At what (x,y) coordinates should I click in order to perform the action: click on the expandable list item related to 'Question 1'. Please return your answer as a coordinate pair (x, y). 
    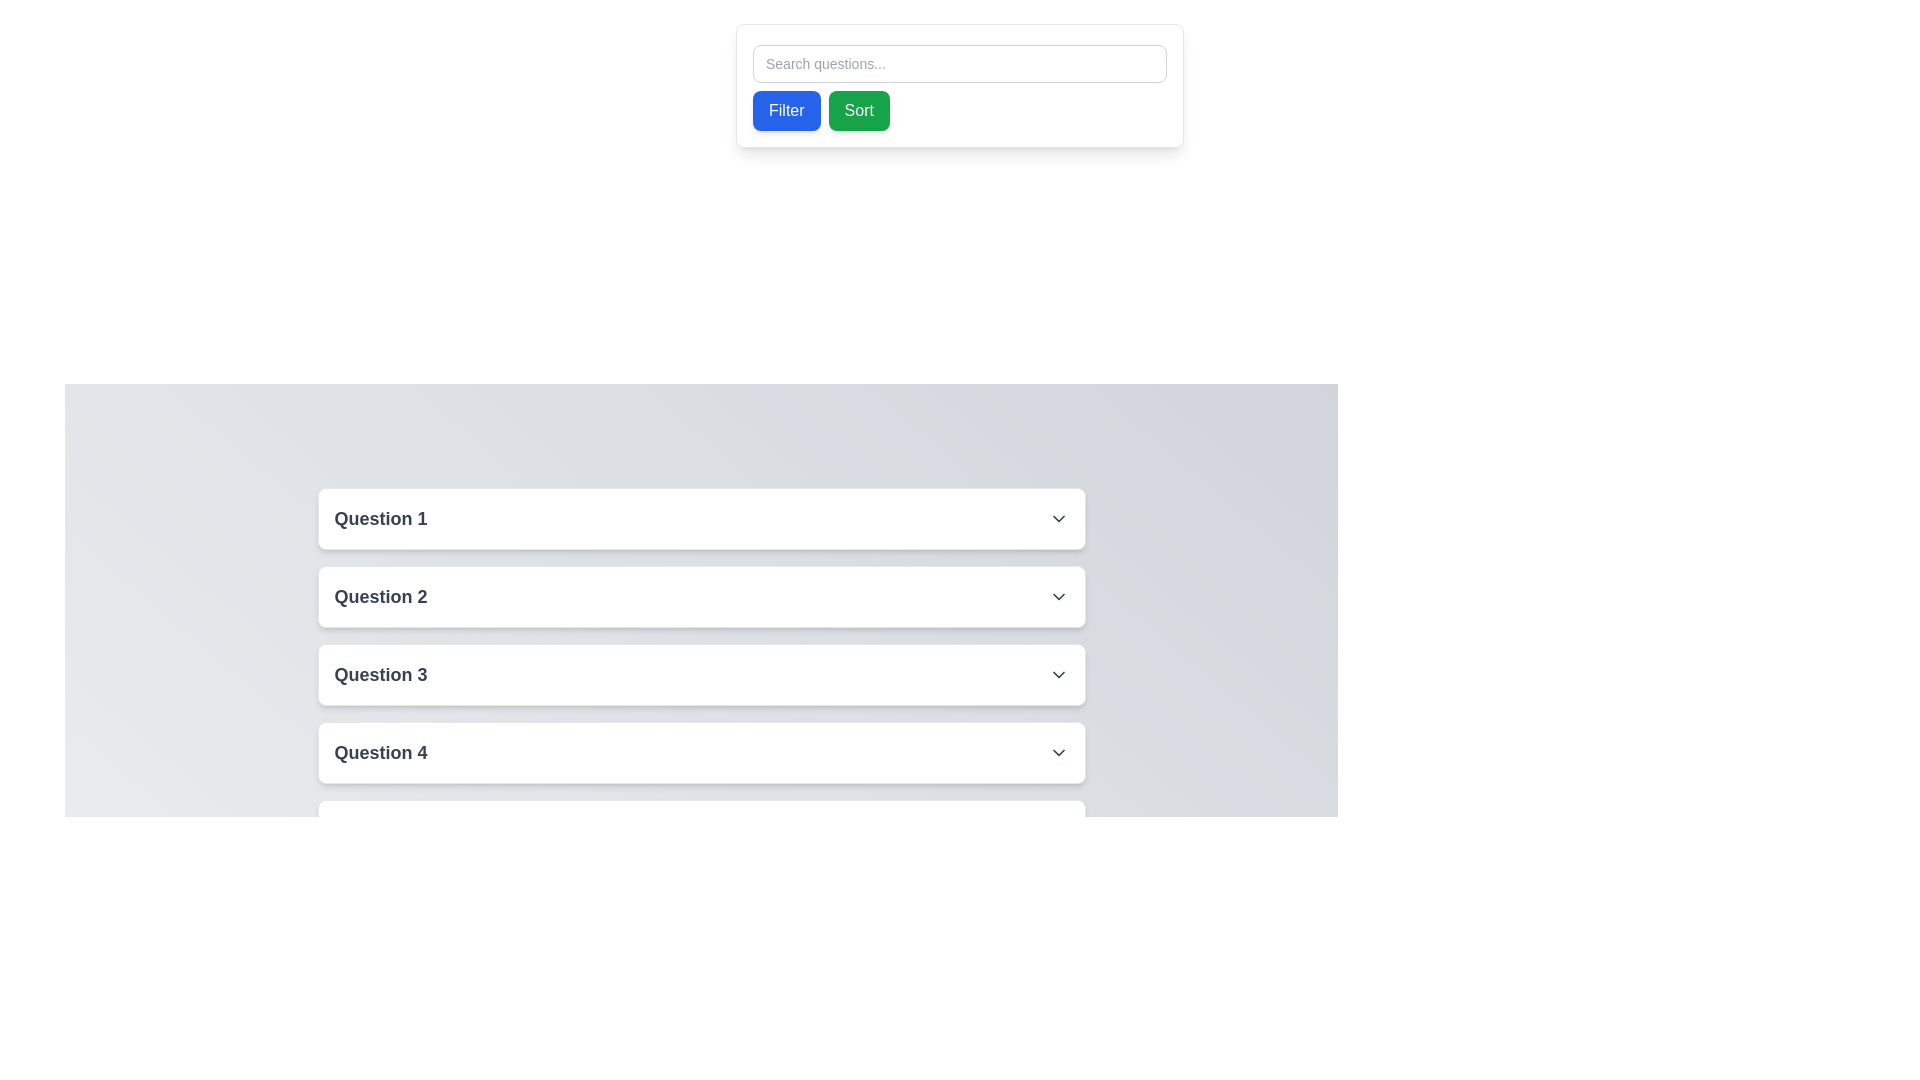
    Looking at the image, I should click on (701, 518).